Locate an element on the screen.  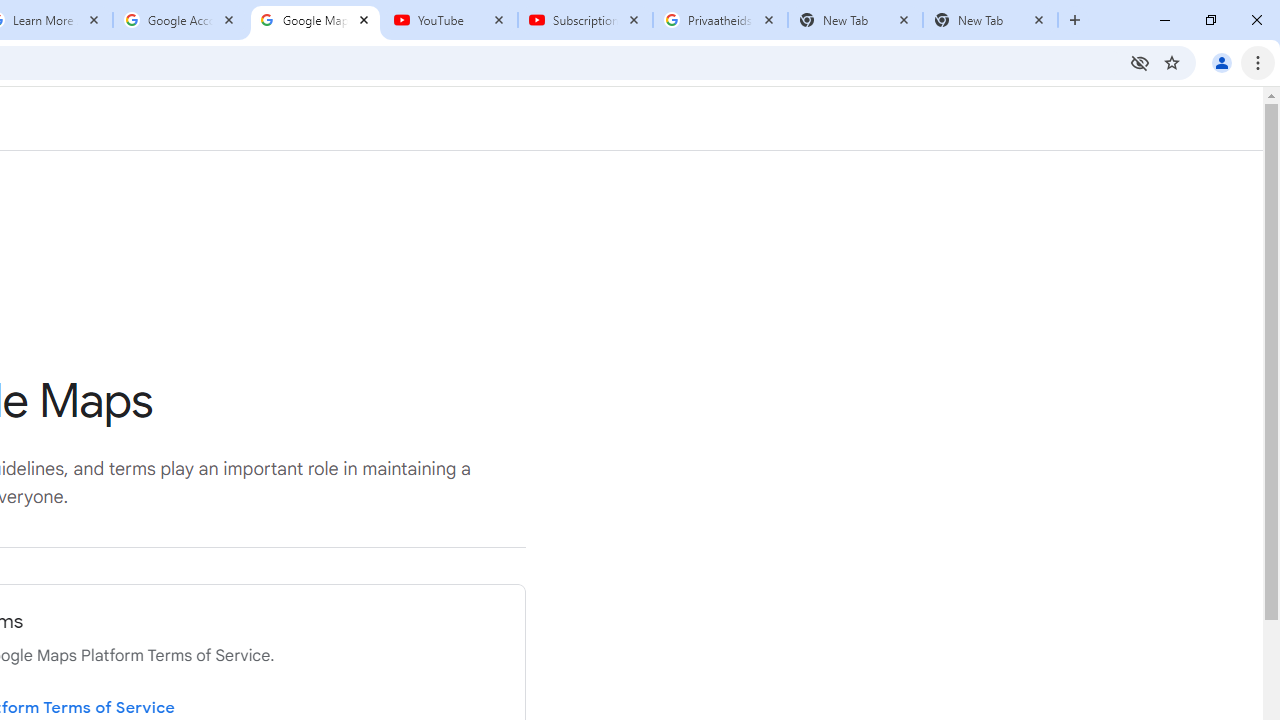
'YouTube' is located at coordinates (449, 20).